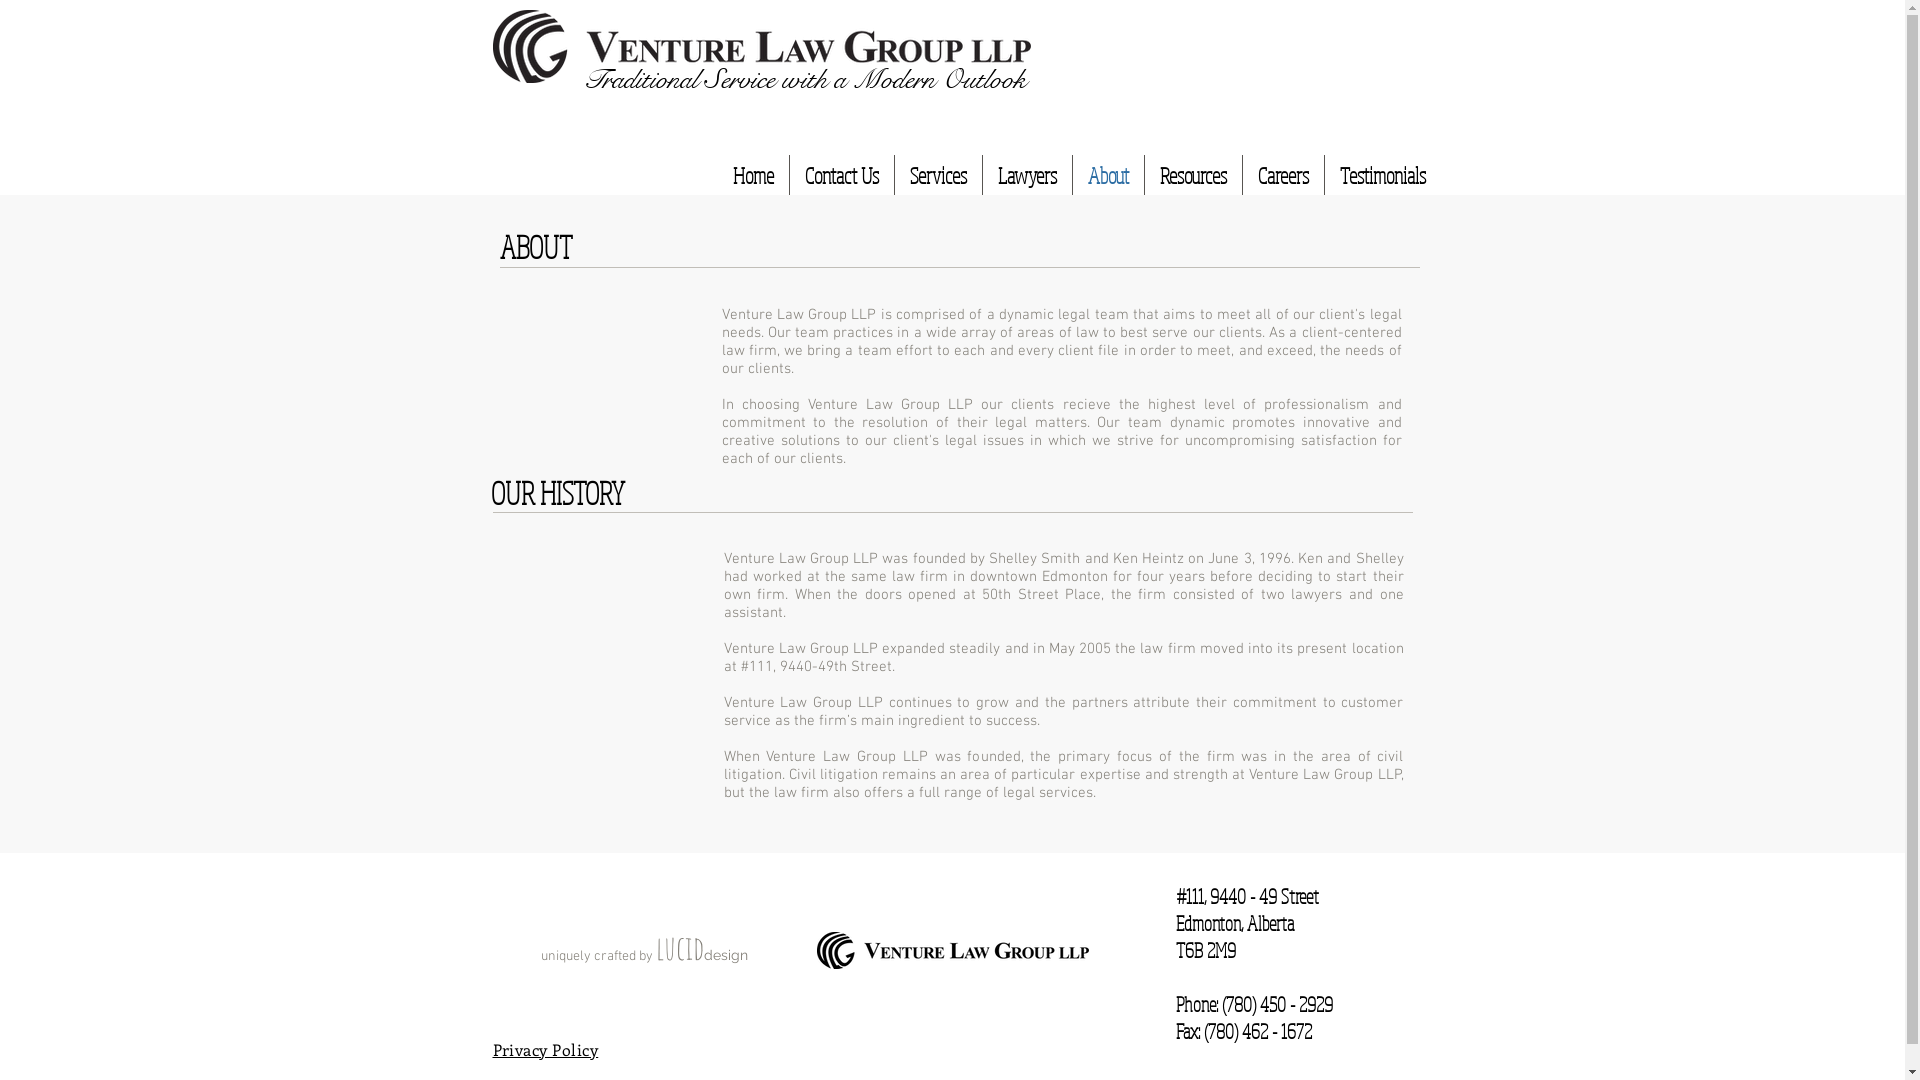 The image size is (1920, 1080). What do you see at coordinates (760, 45) in the screenshot?
I see `'VentureLawLLPLogo.png'` at bounding box center [760, 45].